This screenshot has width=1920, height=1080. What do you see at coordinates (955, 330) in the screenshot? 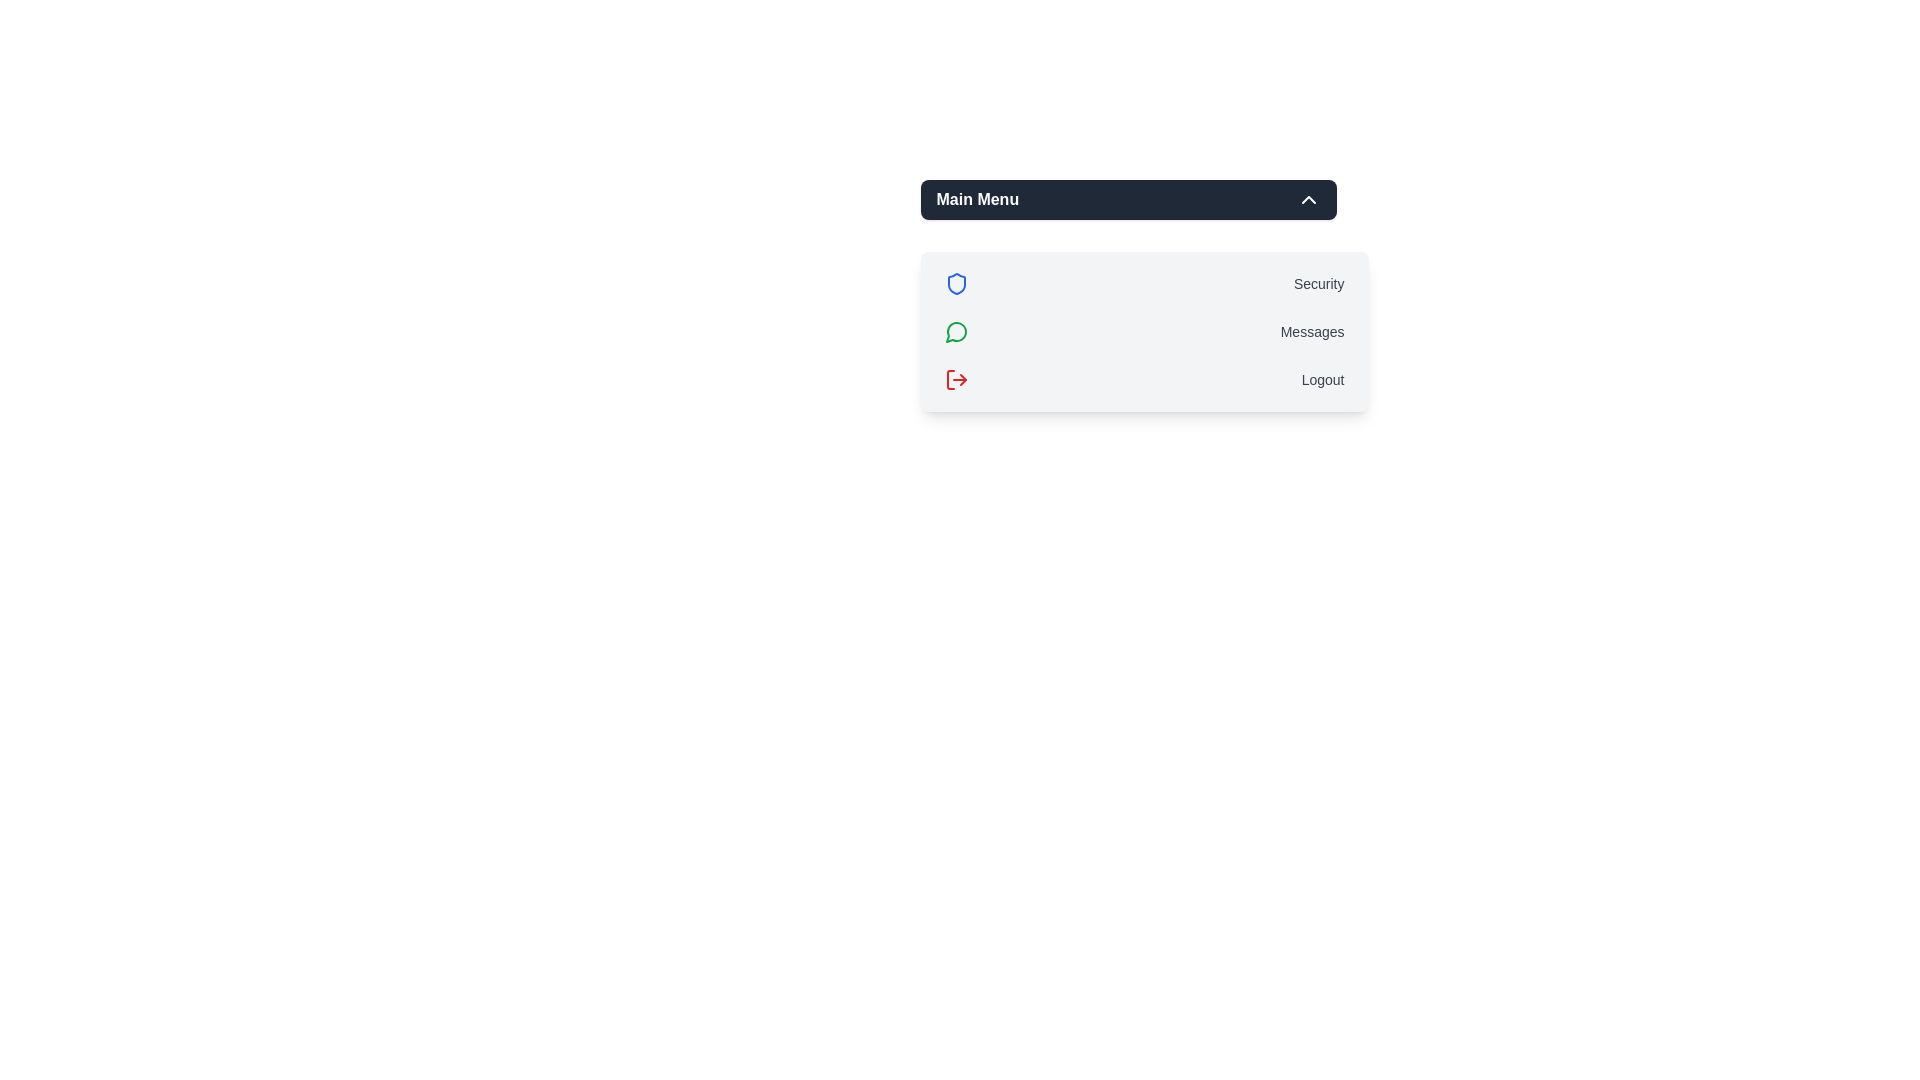
I see `the speech bubble icon with a green outline located in the 'Messages' menu section, positioned between 'Security' and 'Logout'` at bounding box center [955, 330].